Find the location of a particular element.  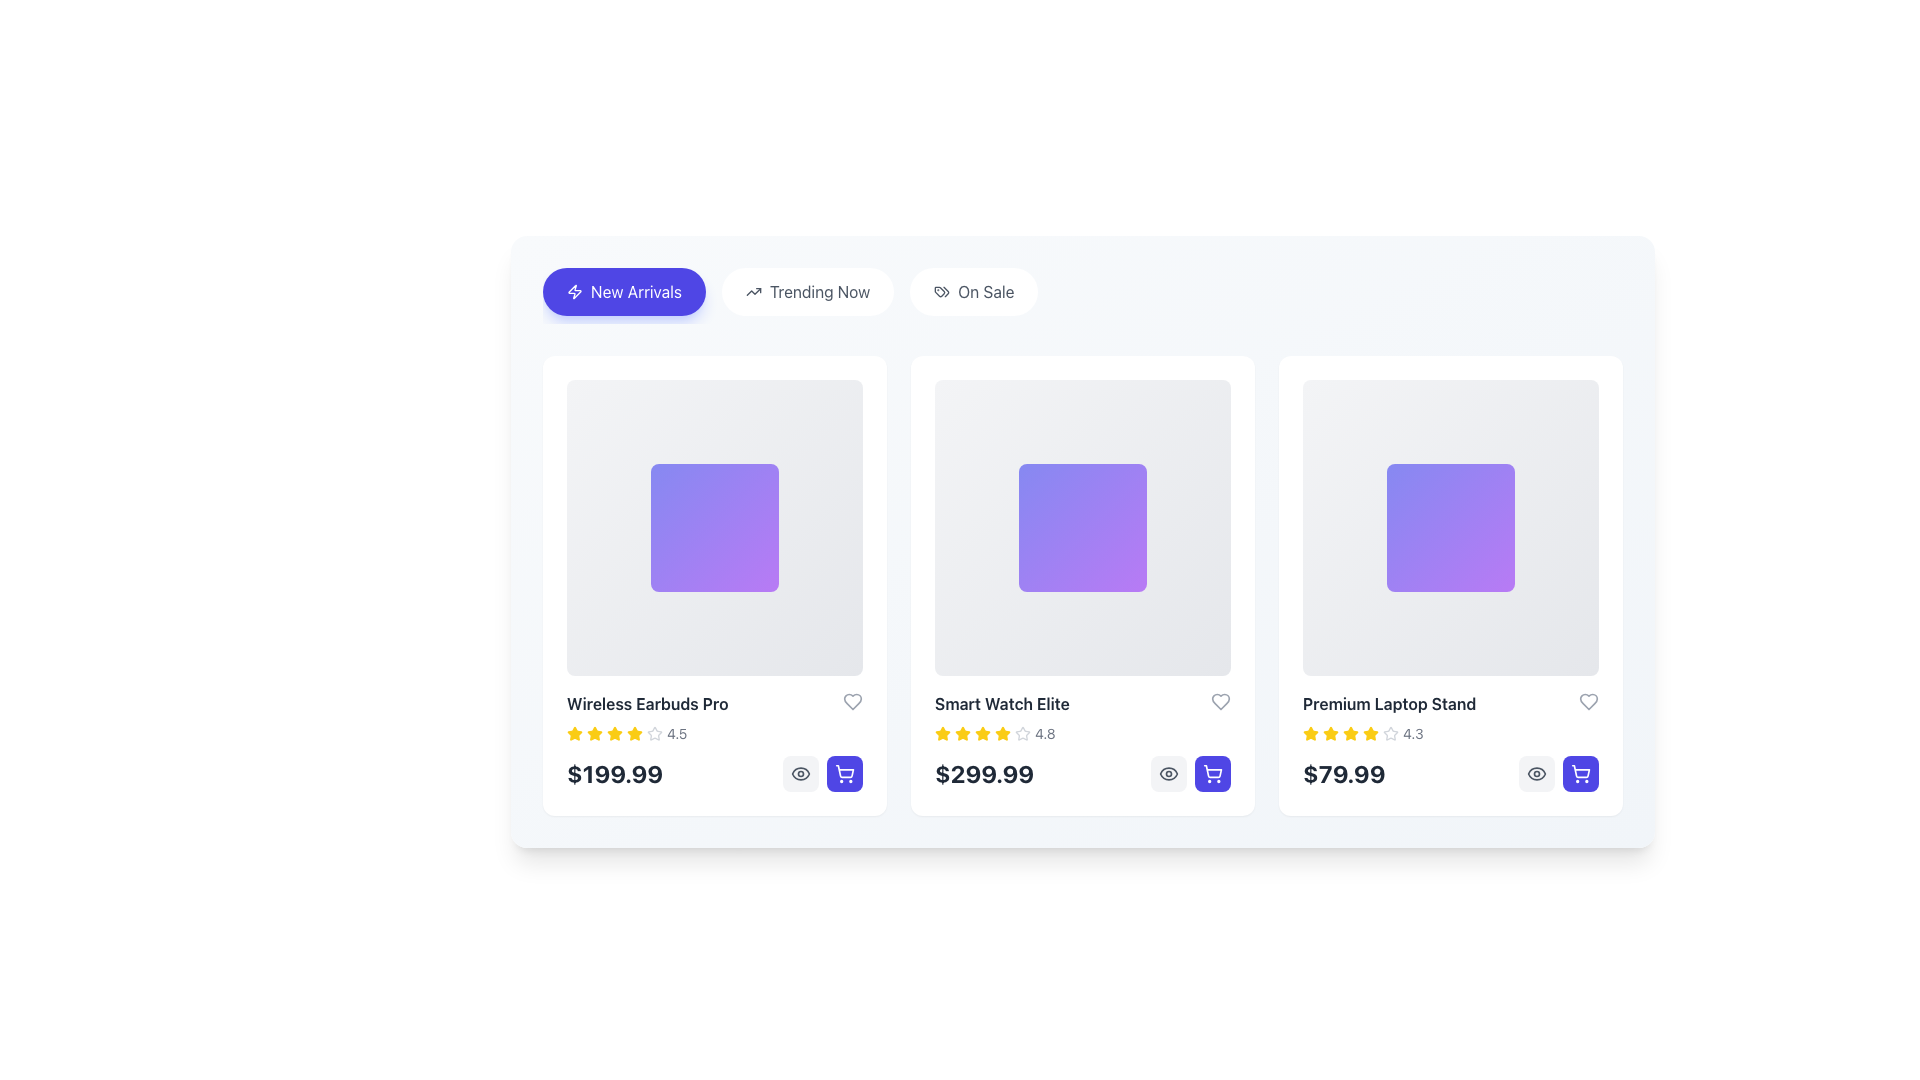

the rounded square-shaped button with a gray background and an eye icon inside it, located in the second product card for keyboard navigation is located at coordinates (1169, 773).